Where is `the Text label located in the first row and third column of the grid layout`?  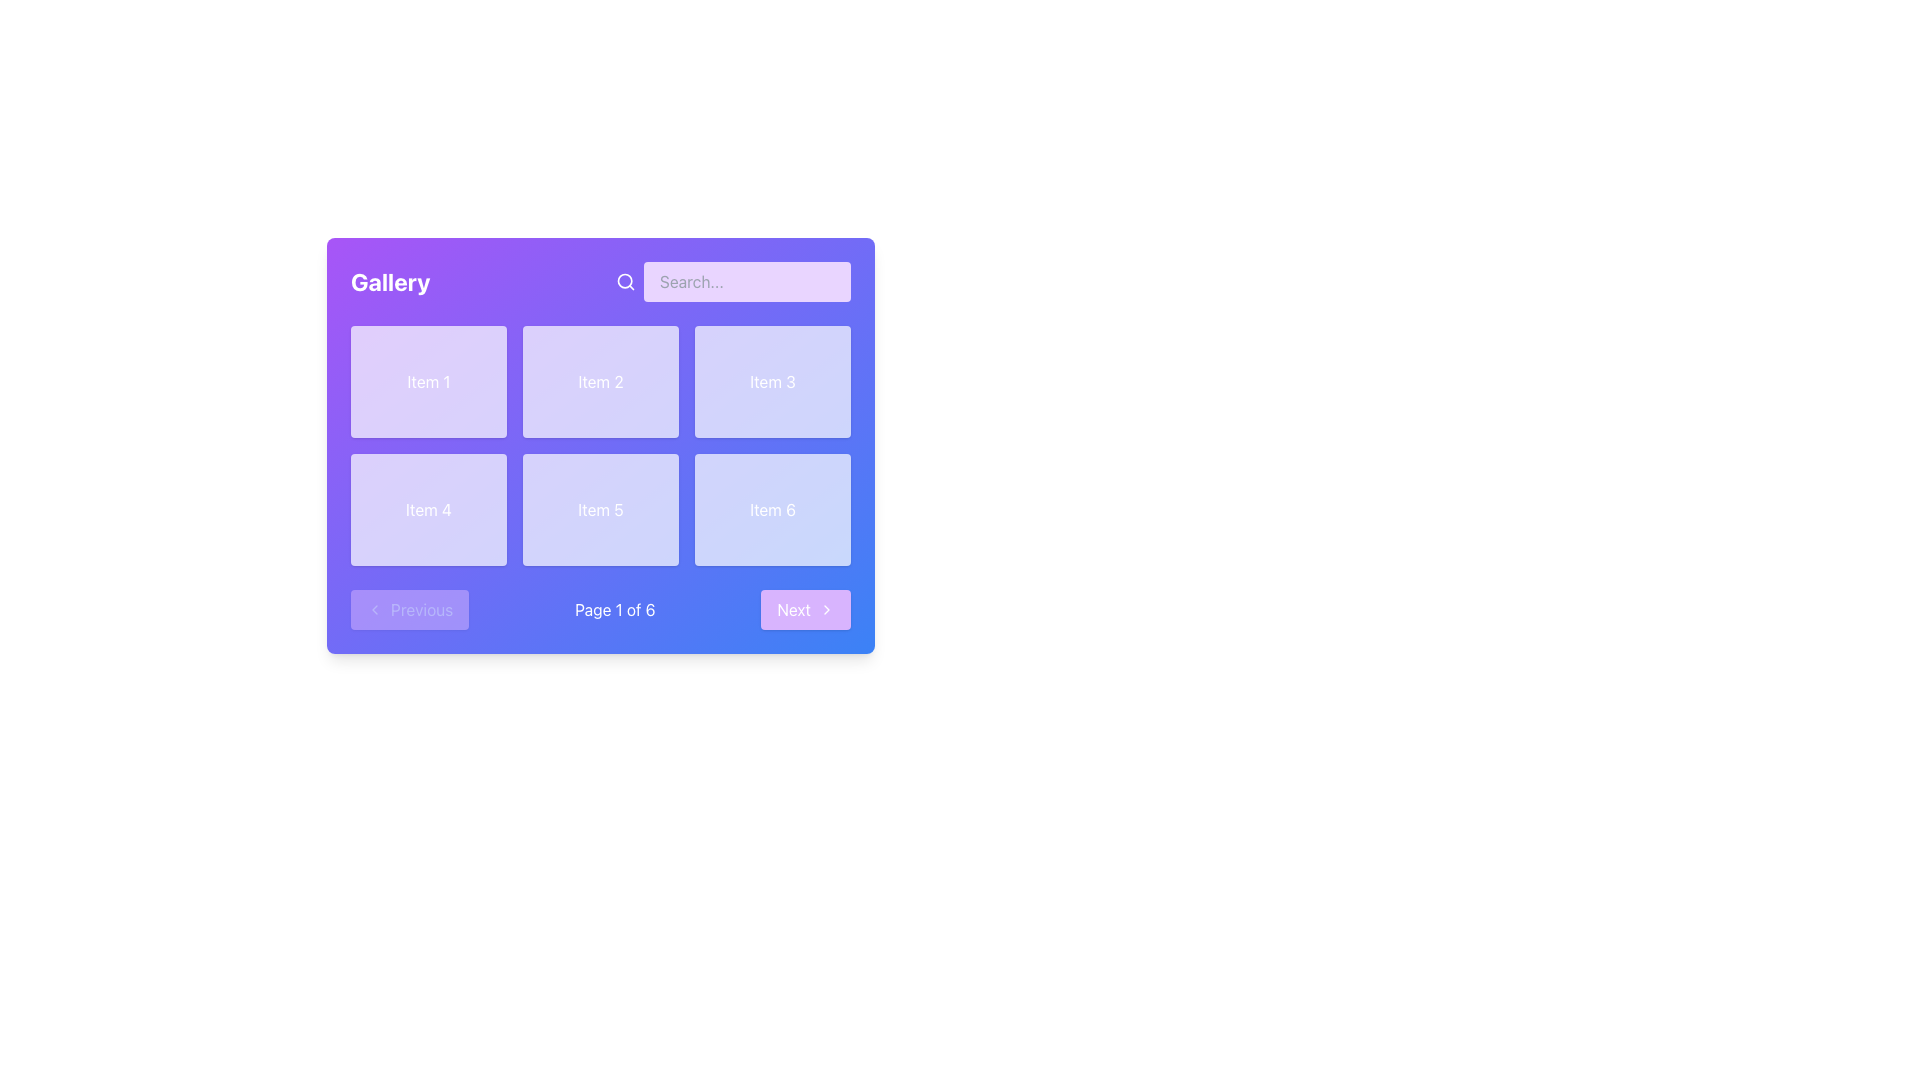 the Text label located in the first row and third column of the grid layout is located at coordinates (771, 381).